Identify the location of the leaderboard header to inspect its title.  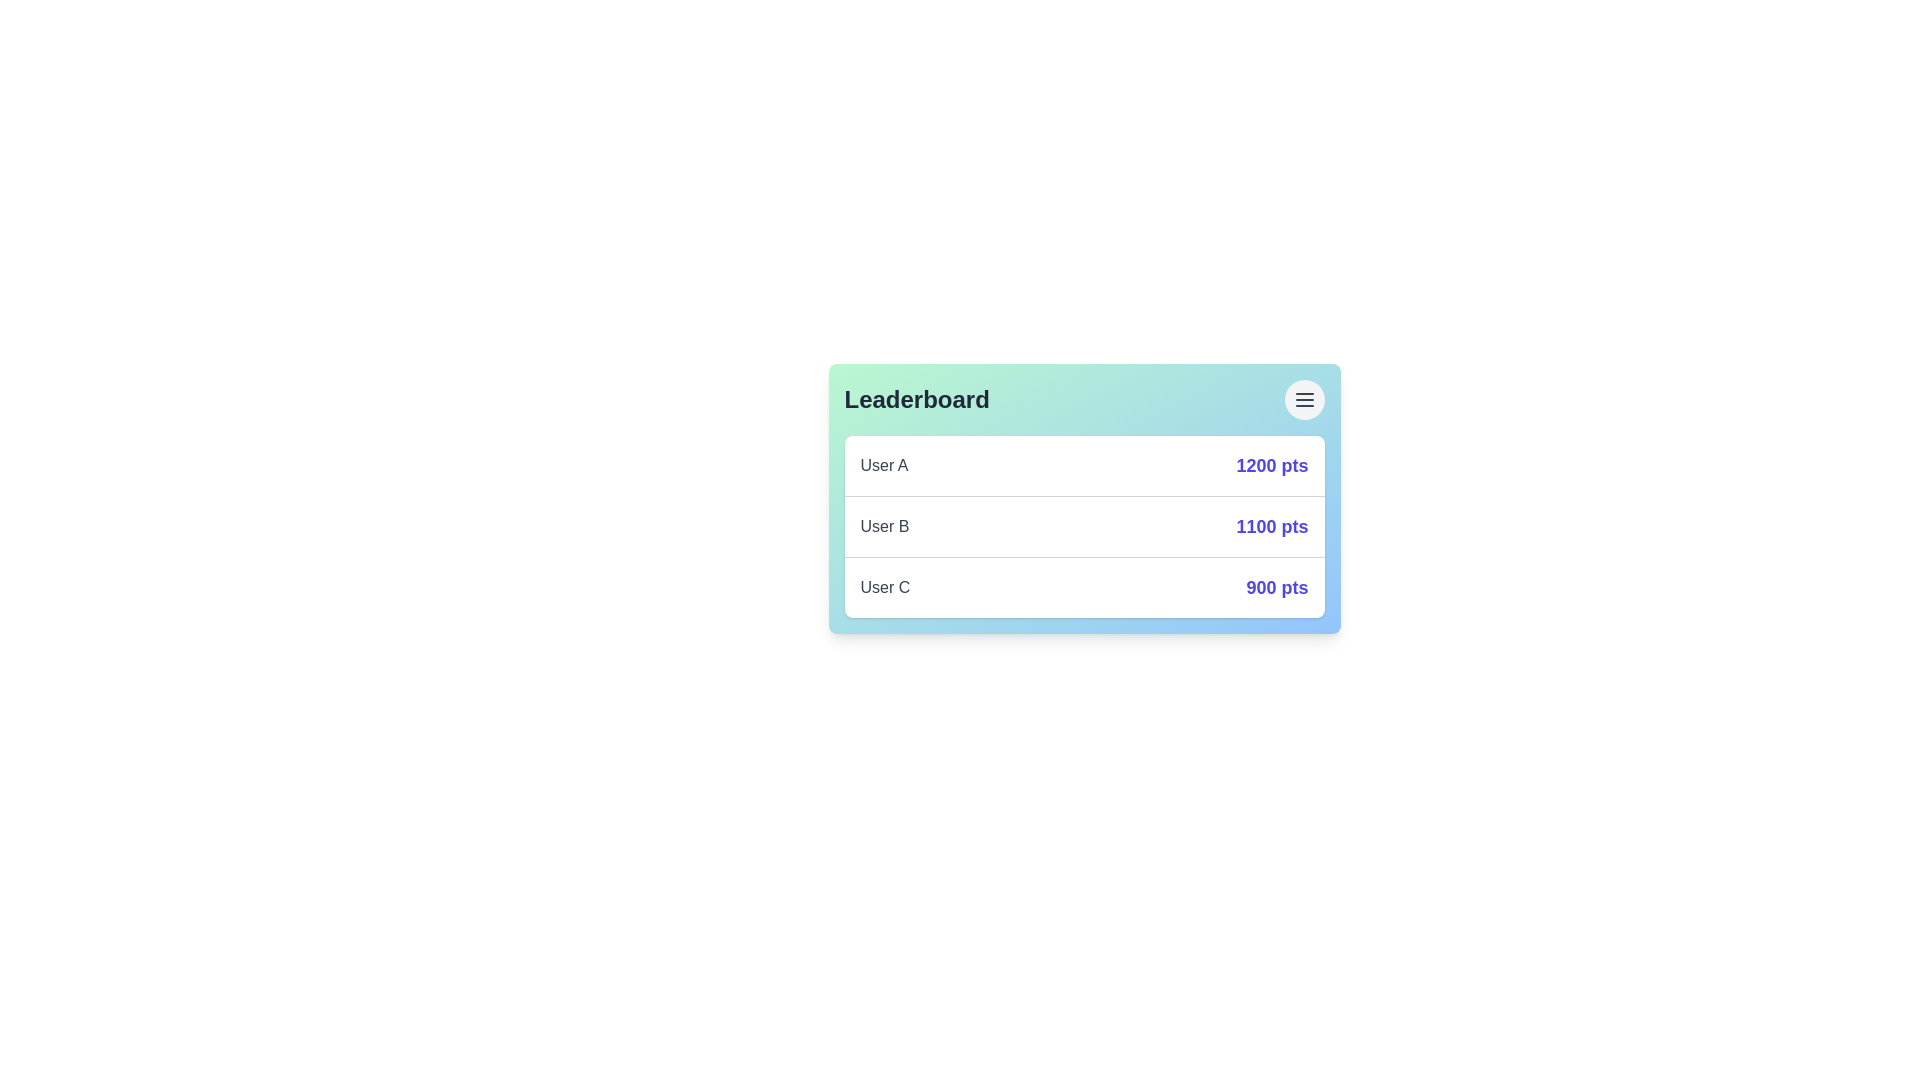
(1083, 400).